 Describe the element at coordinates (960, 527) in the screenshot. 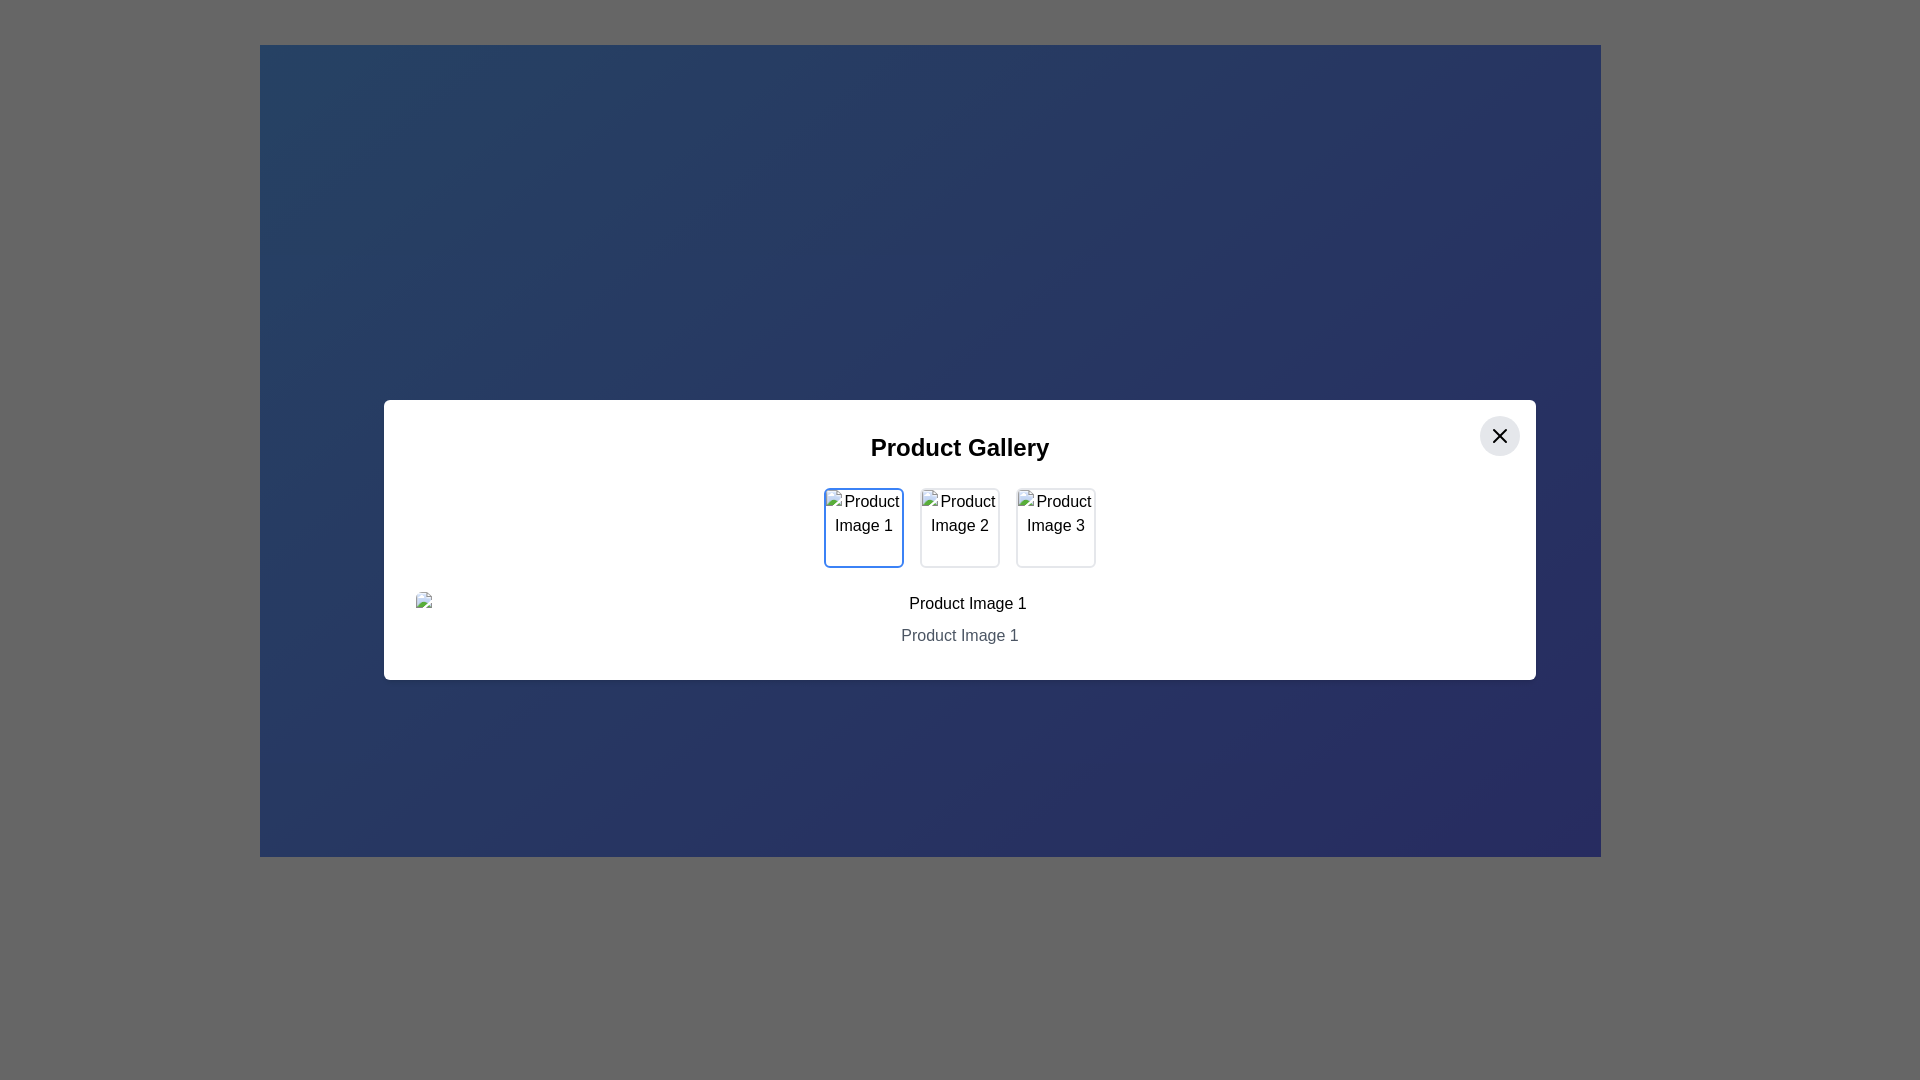

I see `the 'Product Image 2' thumbnail, which is a square image with a rounded light gray border, located` at that location.